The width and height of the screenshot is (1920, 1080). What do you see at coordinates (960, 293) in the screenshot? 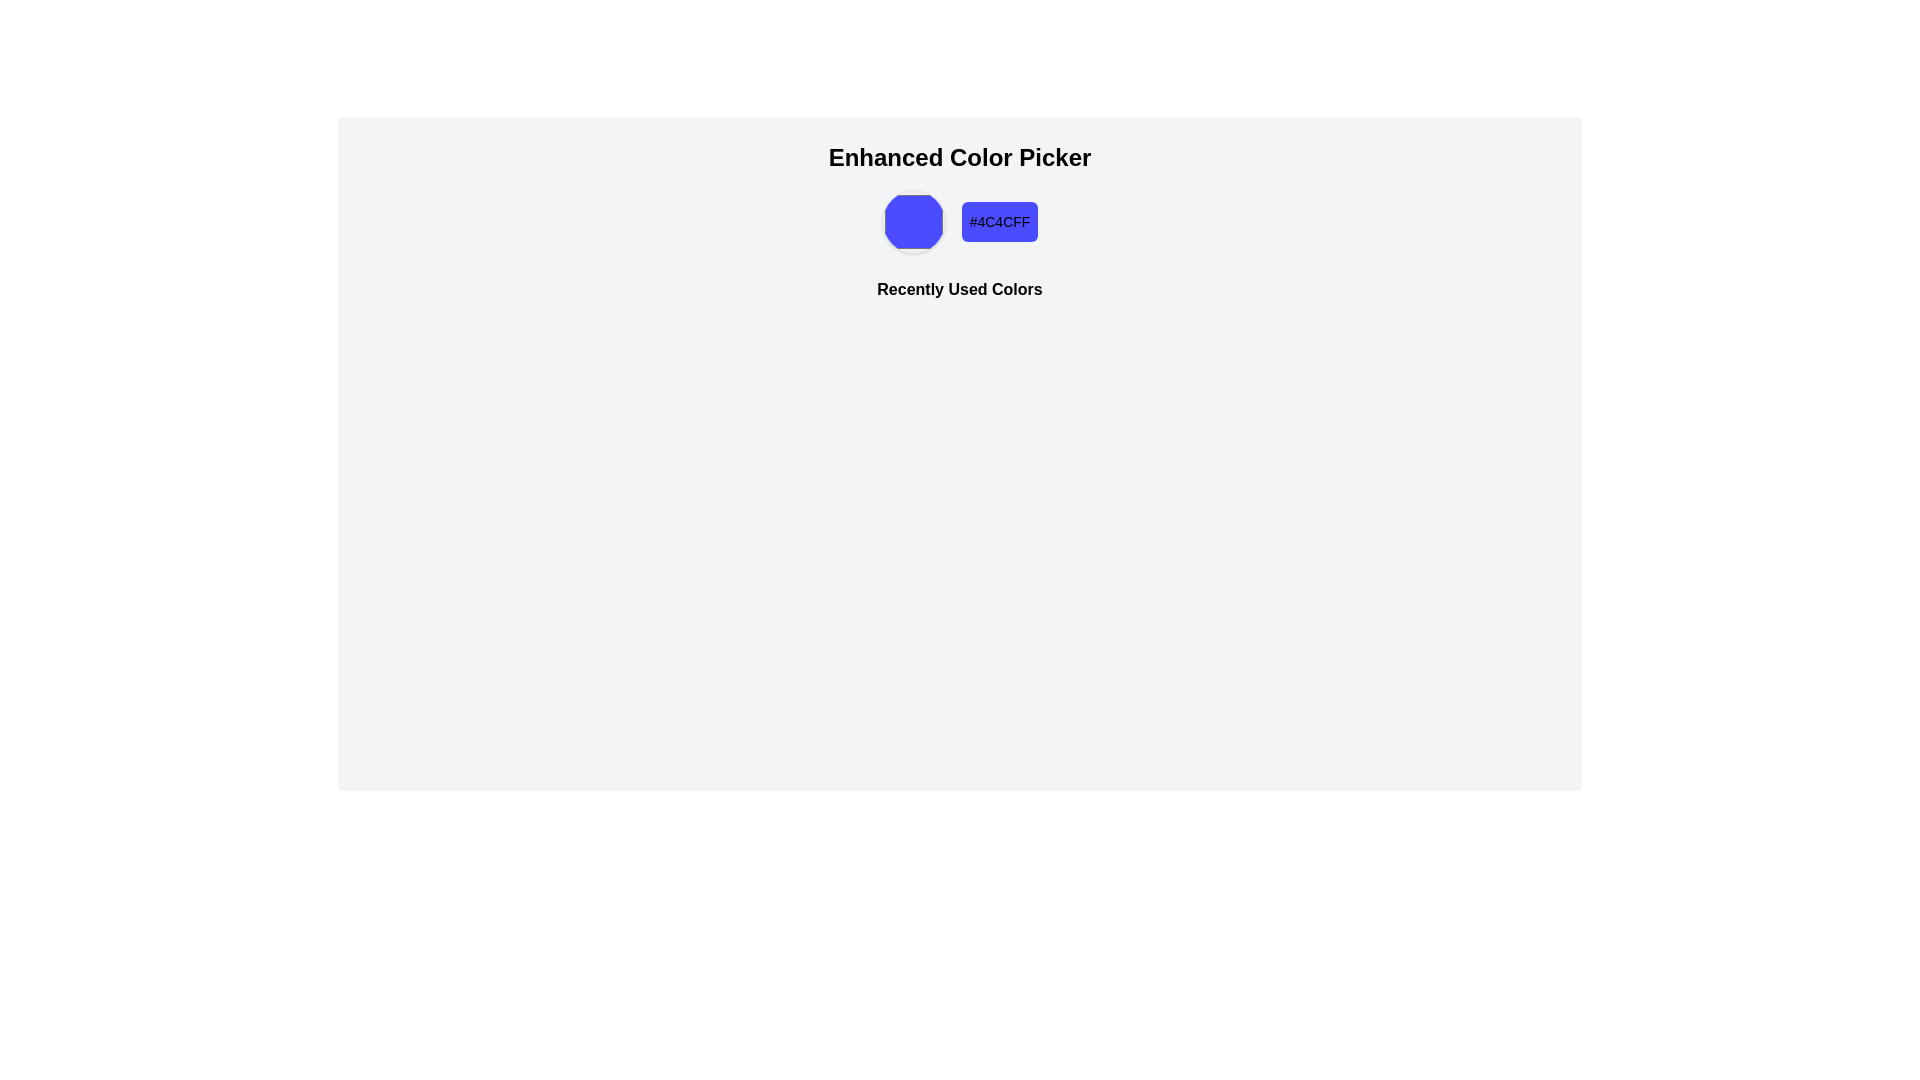
I see `the section heading label that indicates the purpose of the section for recently selected or applied colors, located below the color display and color code field` at bounding box center [960, 293].